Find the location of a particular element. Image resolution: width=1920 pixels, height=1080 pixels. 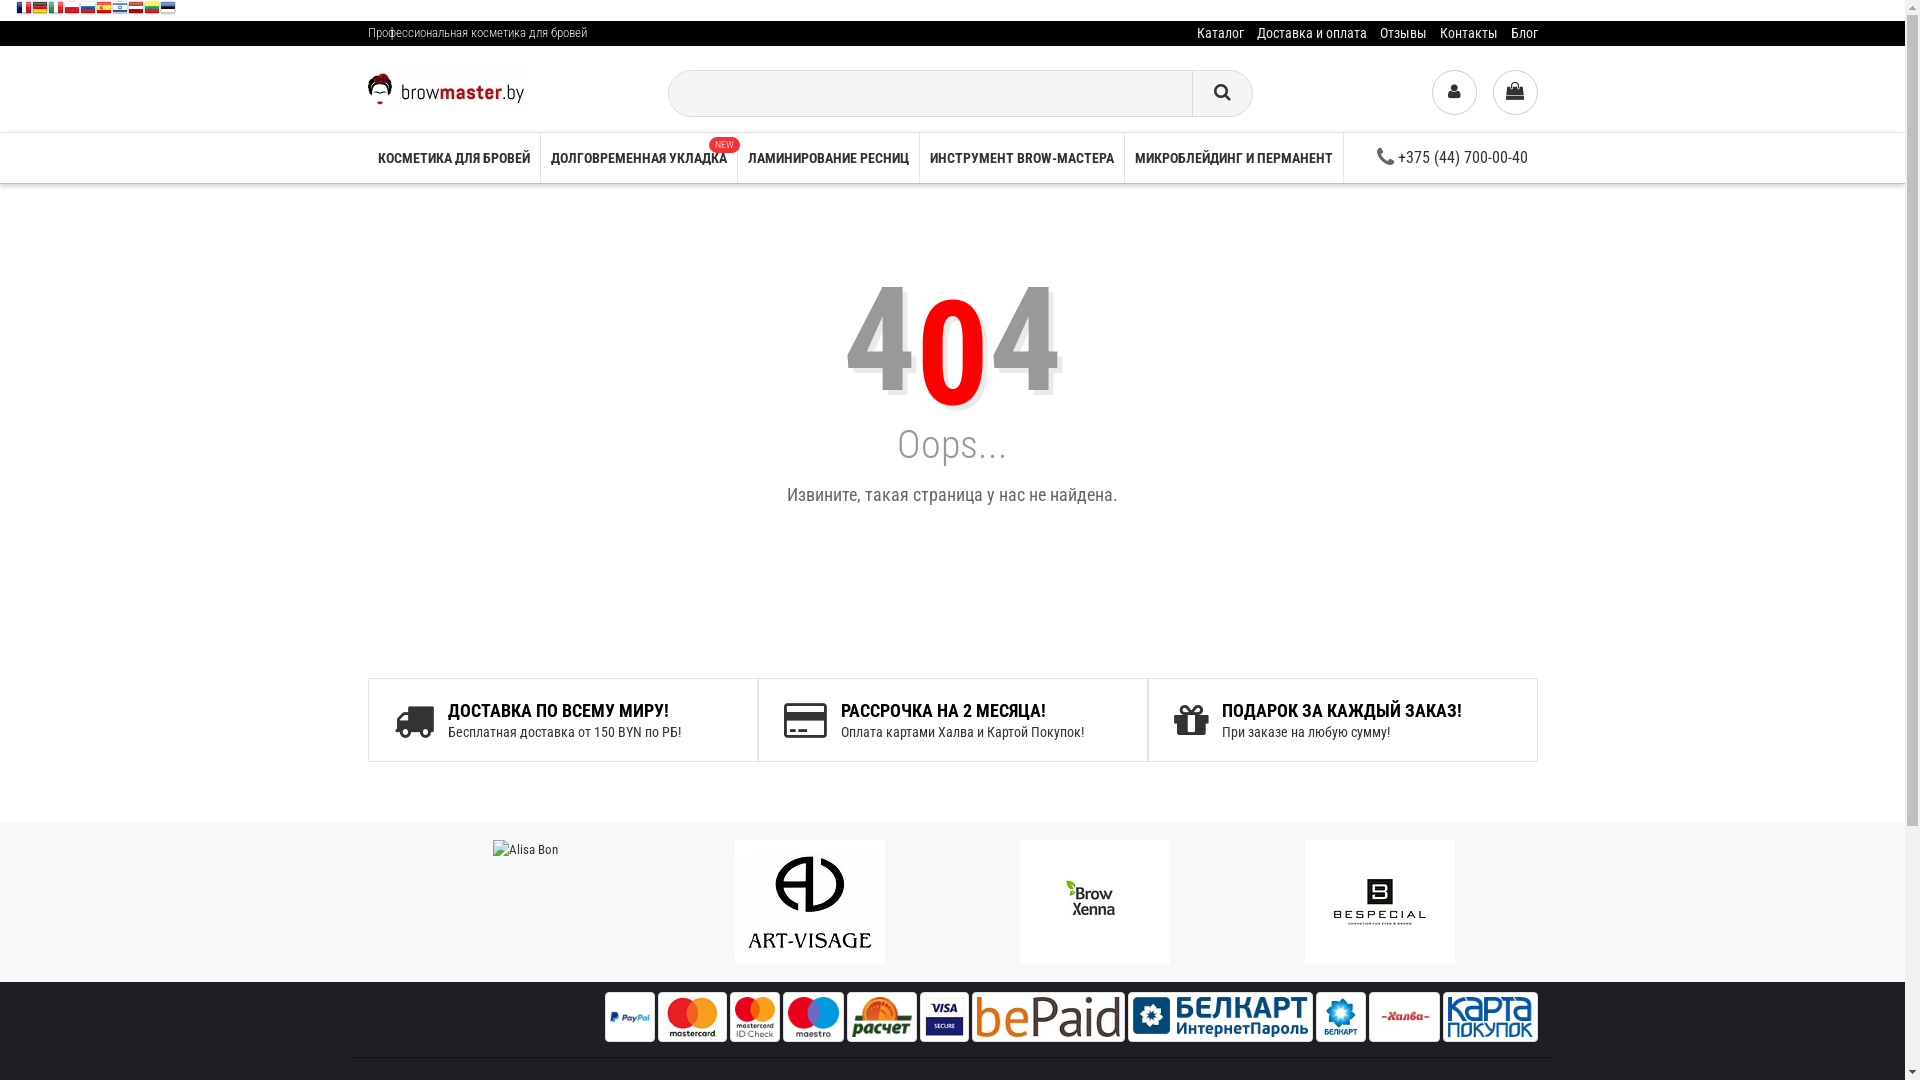

'Master Card' is located at coordinates (692, 1017).